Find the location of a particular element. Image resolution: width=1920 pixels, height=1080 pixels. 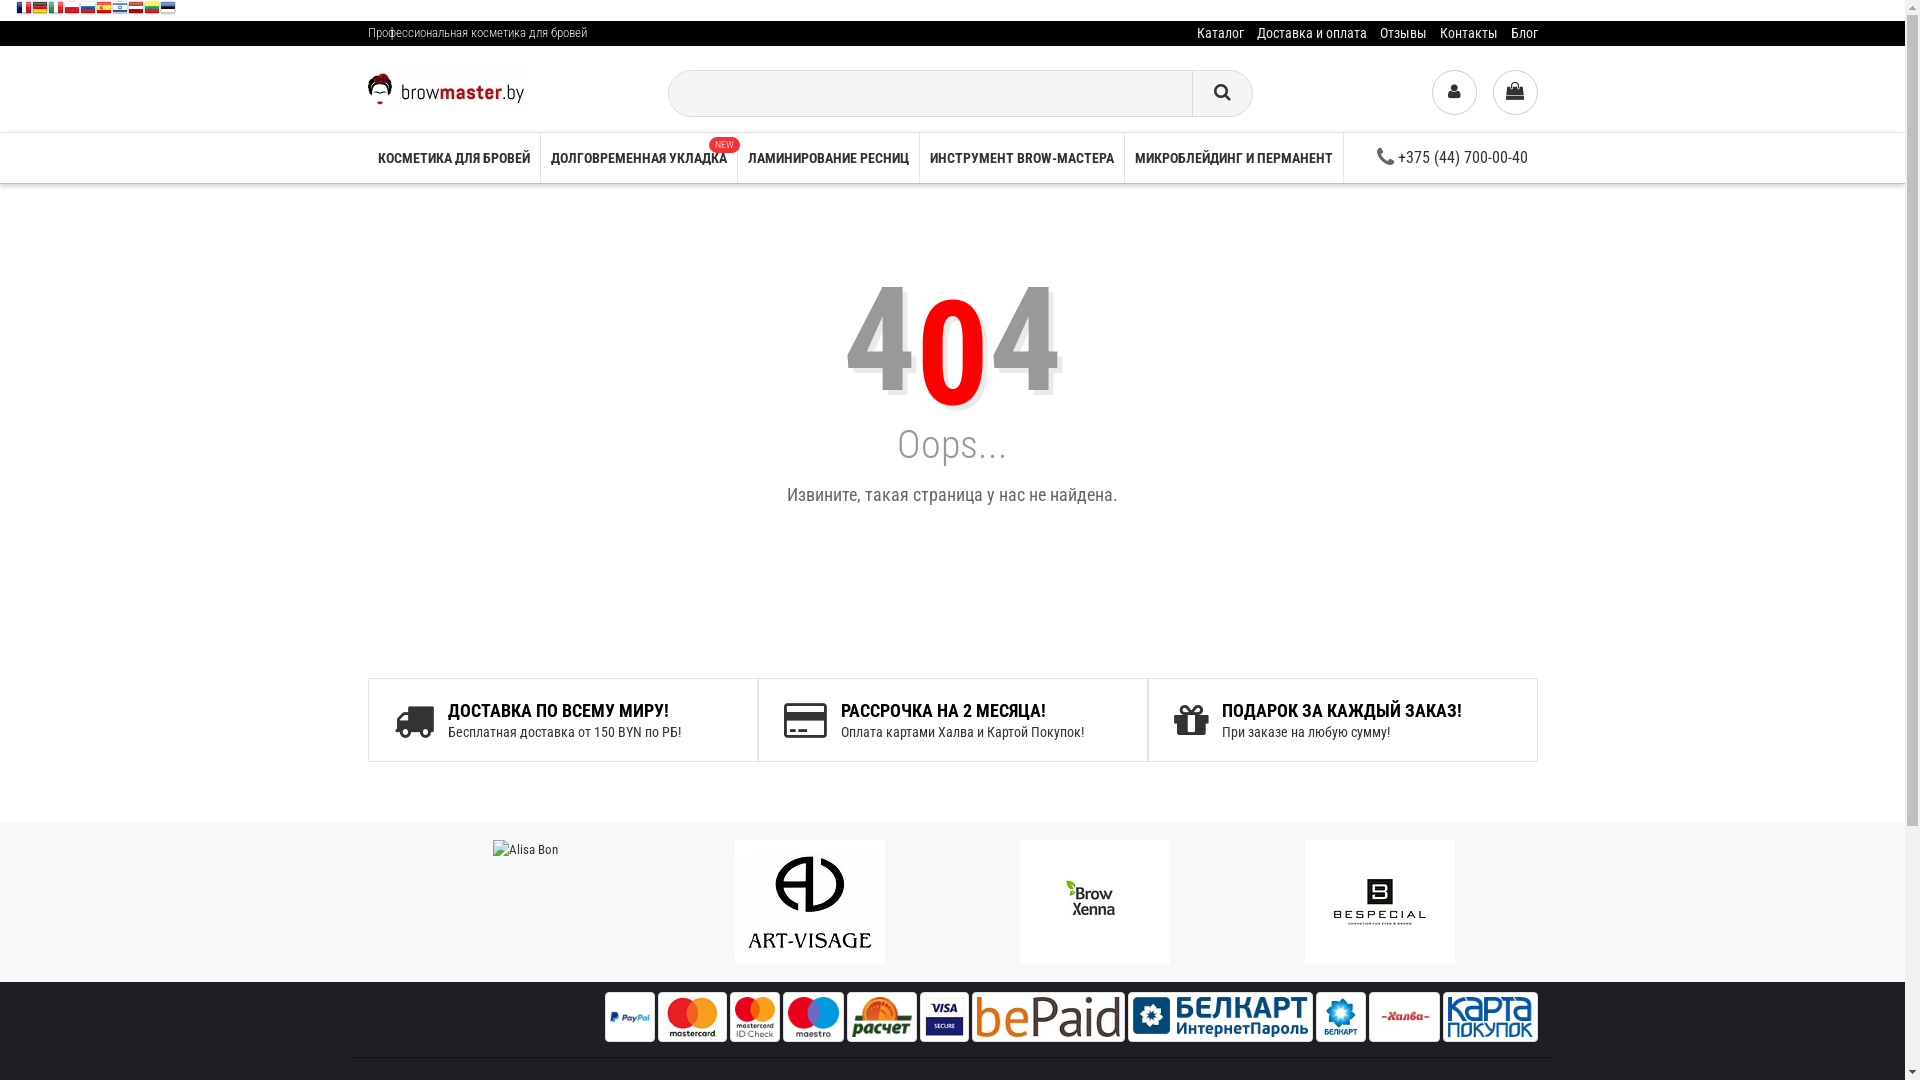

'Master Card' is located at coordinates (692, 1017).